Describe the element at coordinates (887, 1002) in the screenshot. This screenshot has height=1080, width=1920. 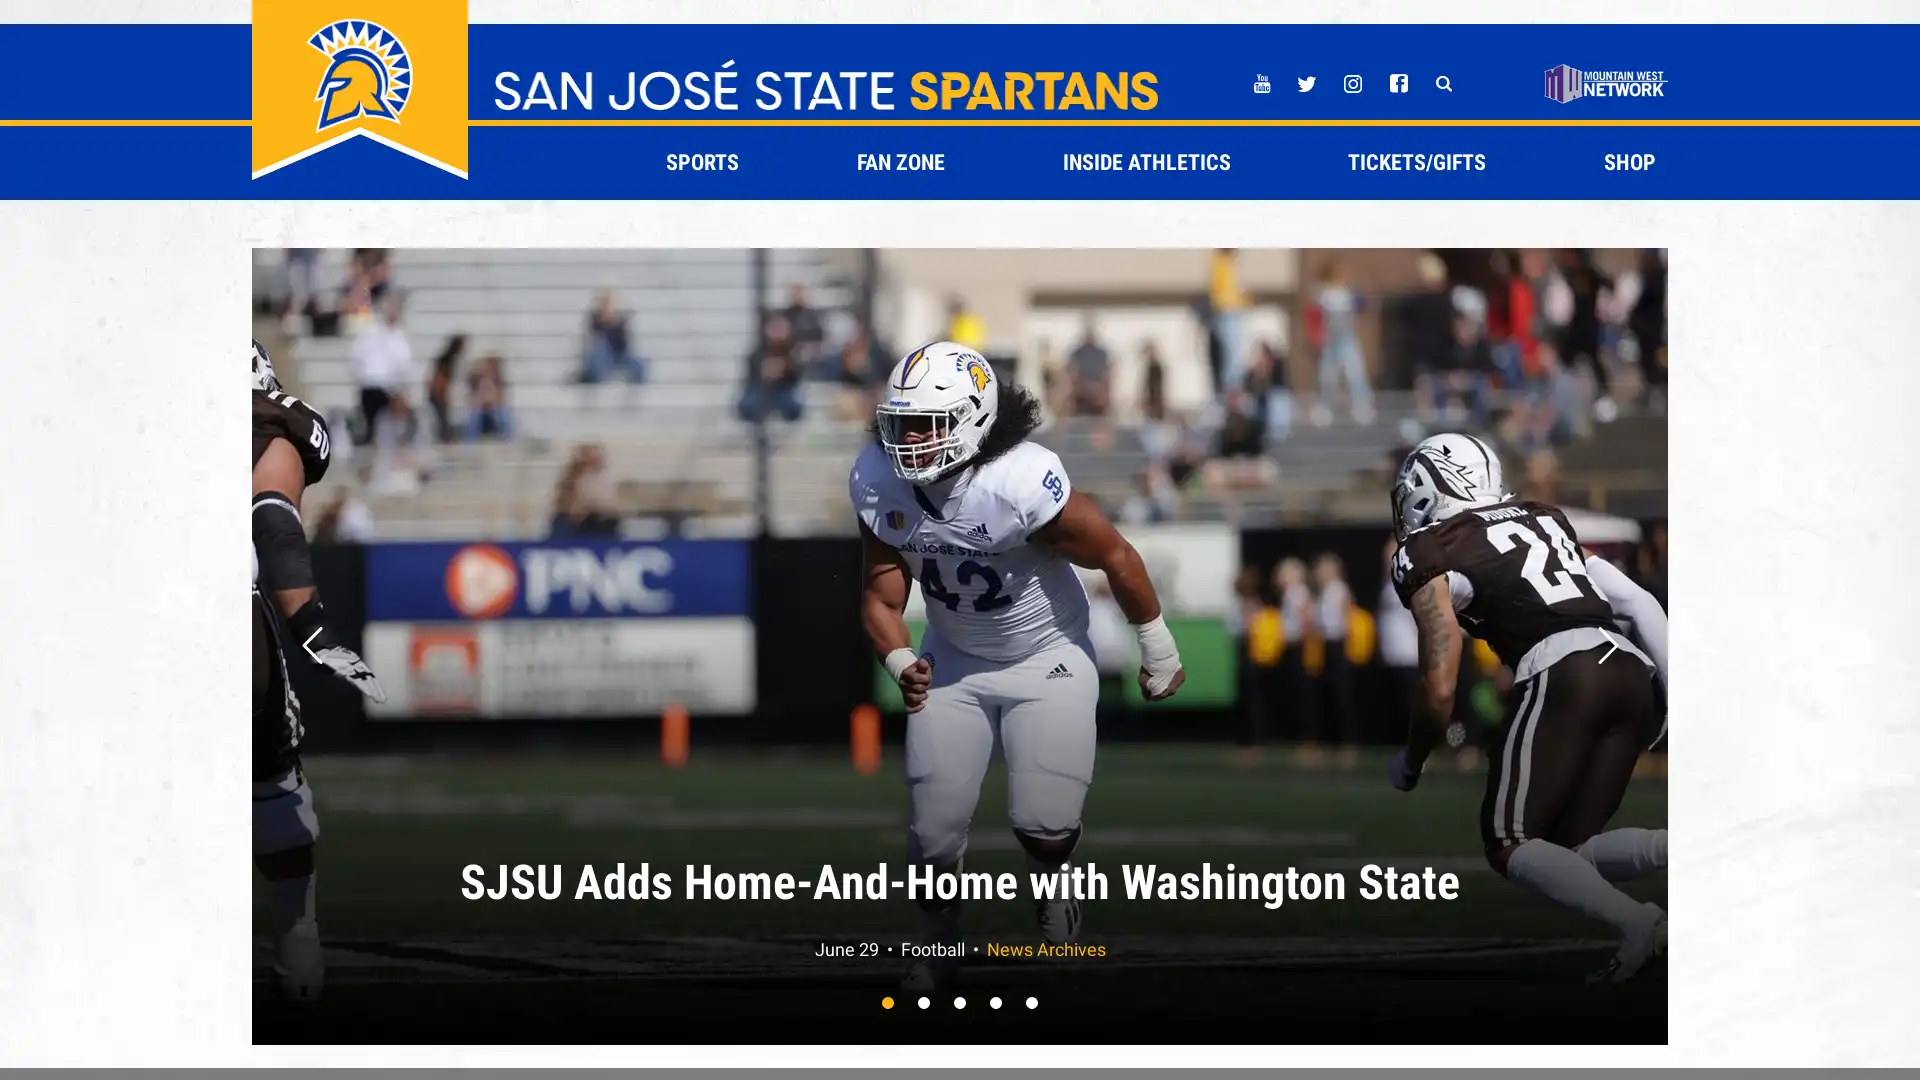
I see `Navigate to slide 1` at that location.